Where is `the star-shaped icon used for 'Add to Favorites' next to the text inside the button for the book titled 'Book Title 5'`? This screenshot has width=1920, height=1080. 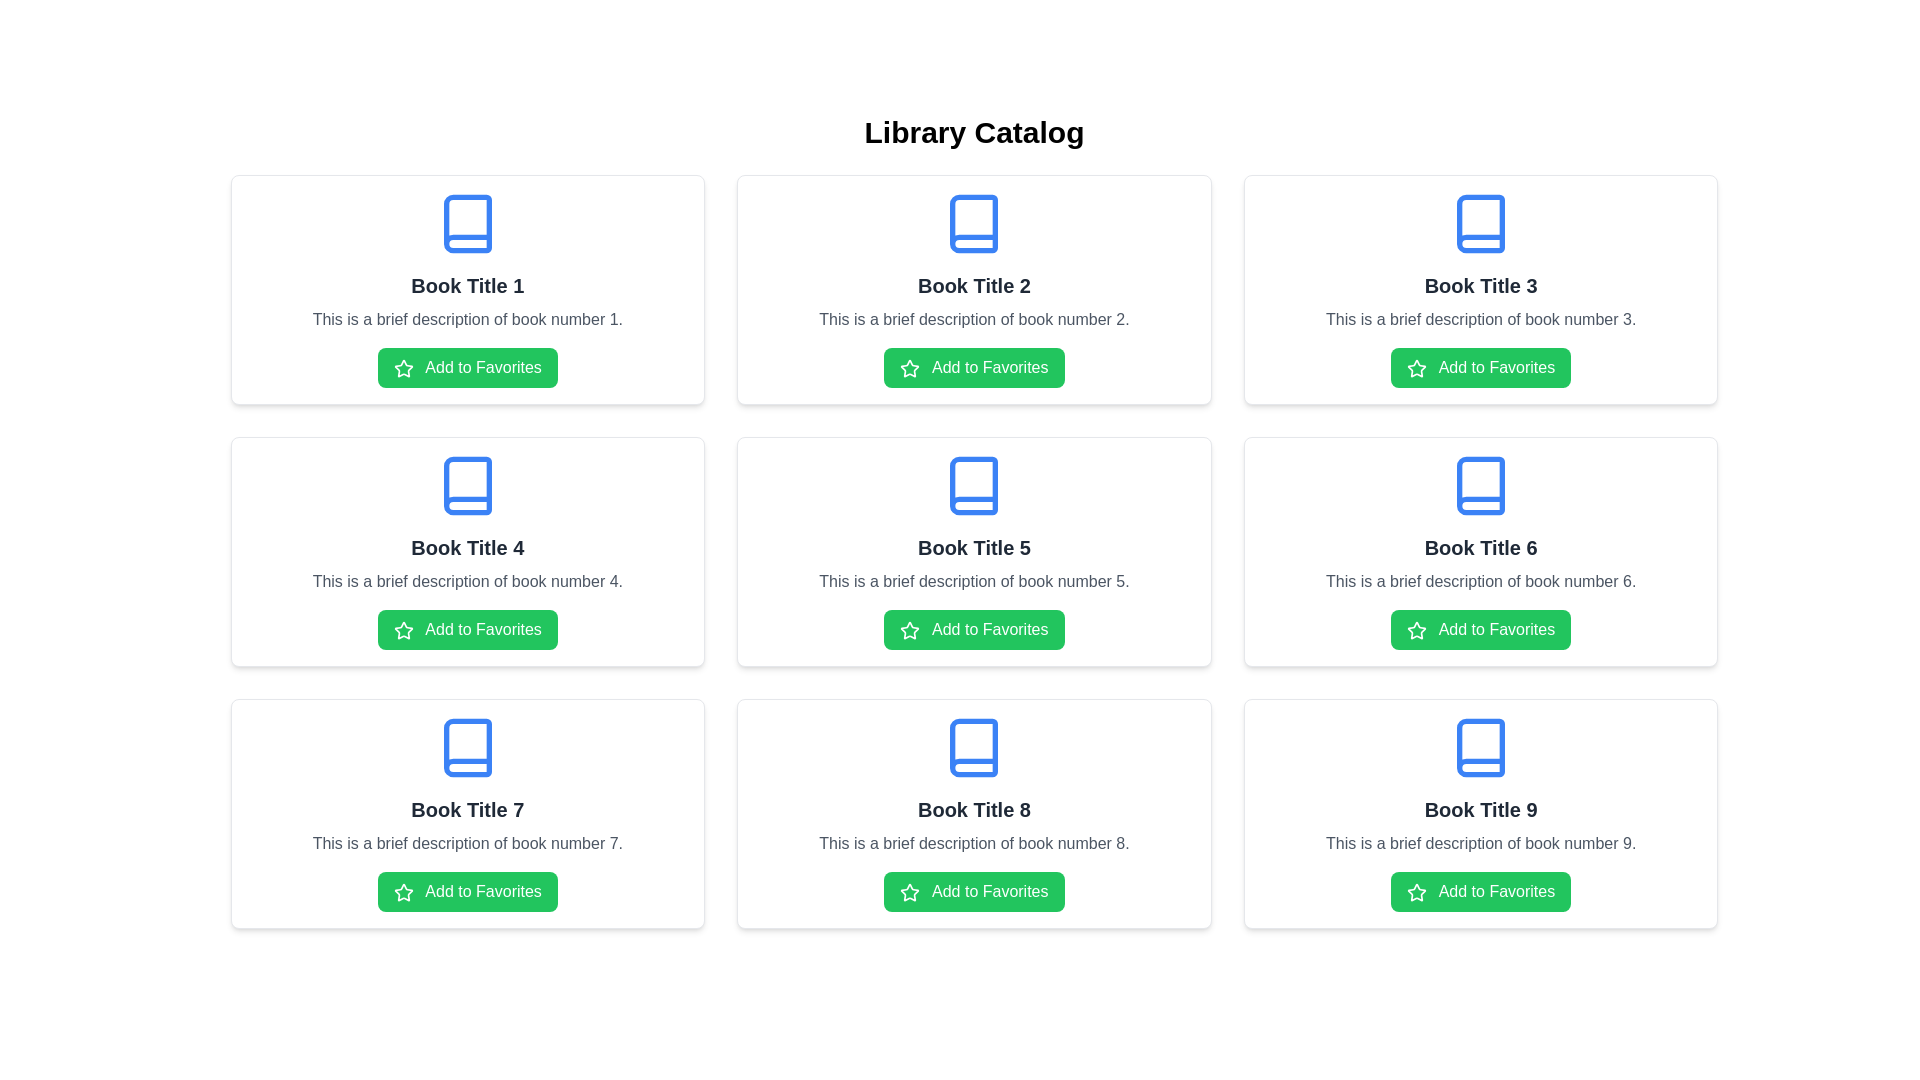 the star-shaped icon used for 'Add to Favorites' next to the text inside the button for the book titled 'Book Title 5' is located at coordinates (909, 630).